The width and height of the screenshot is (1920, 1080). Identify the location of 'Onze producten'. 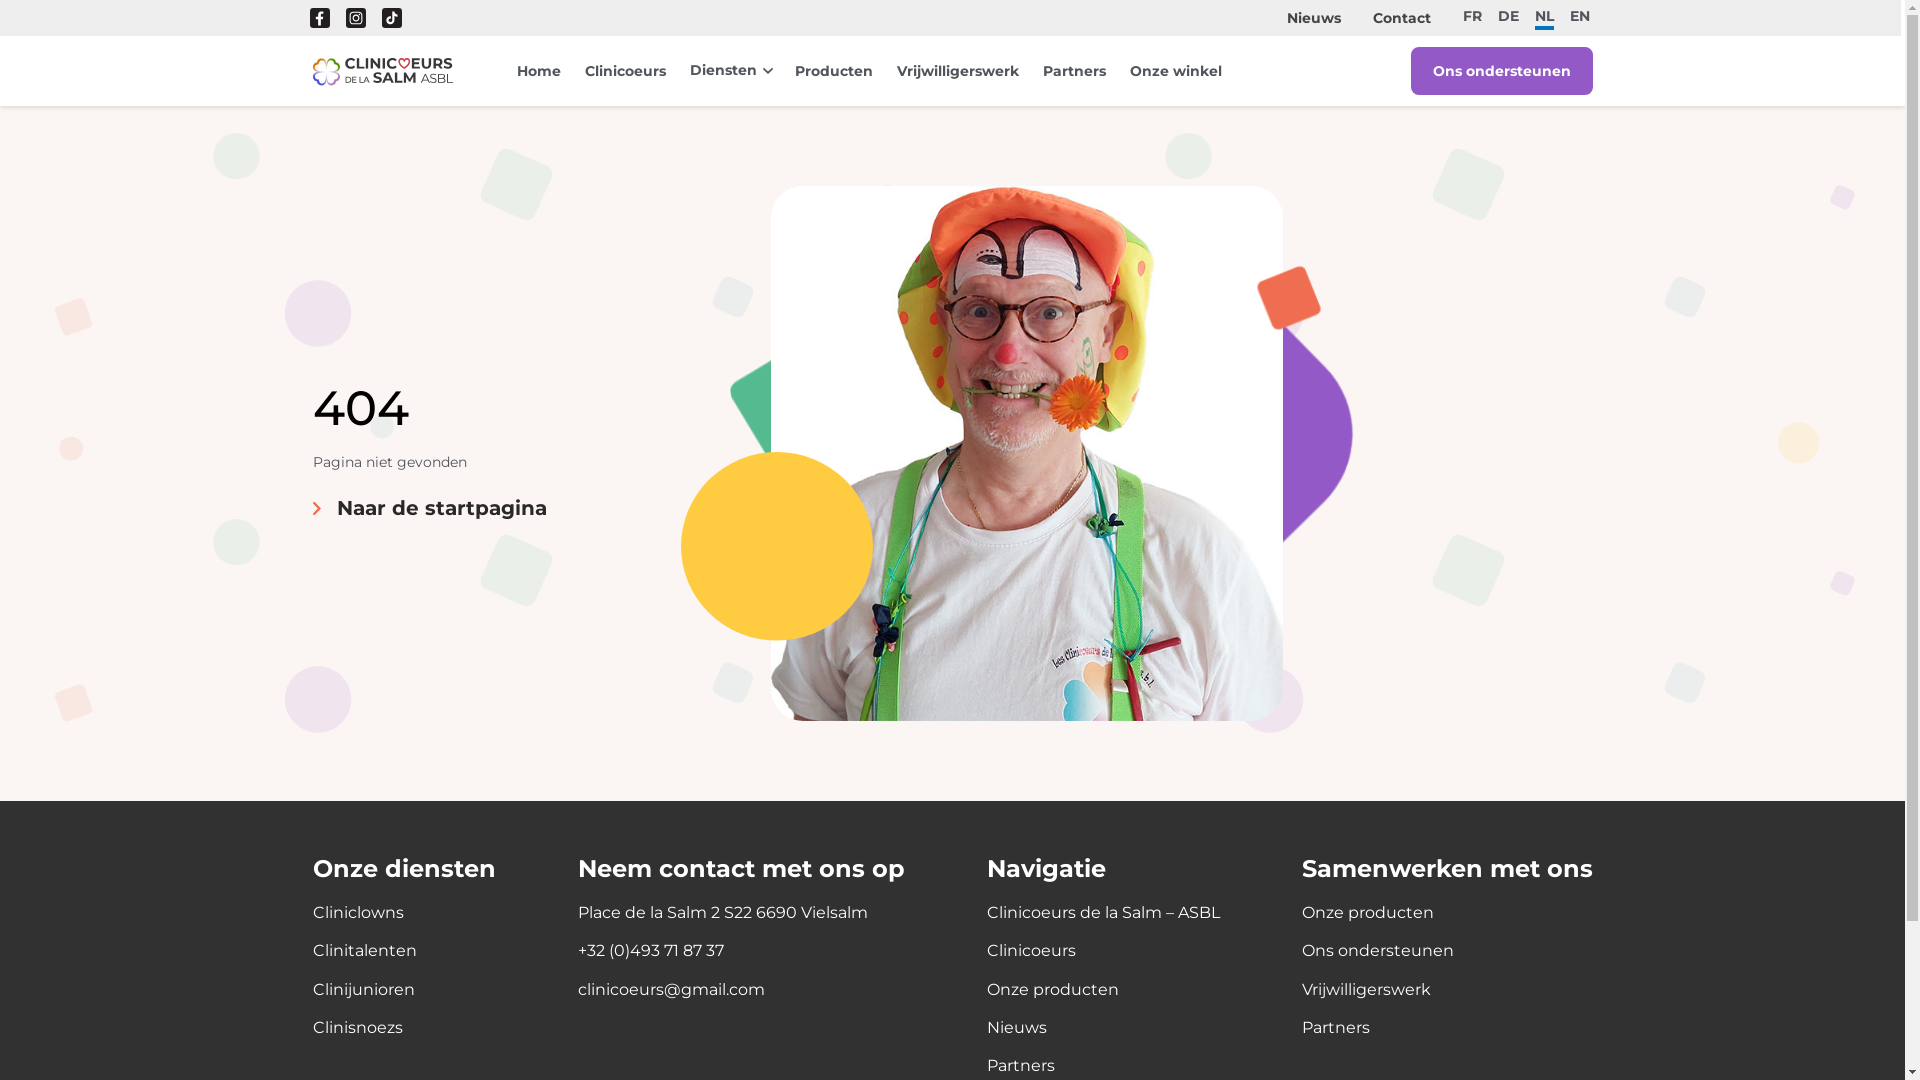
(1050, 990).